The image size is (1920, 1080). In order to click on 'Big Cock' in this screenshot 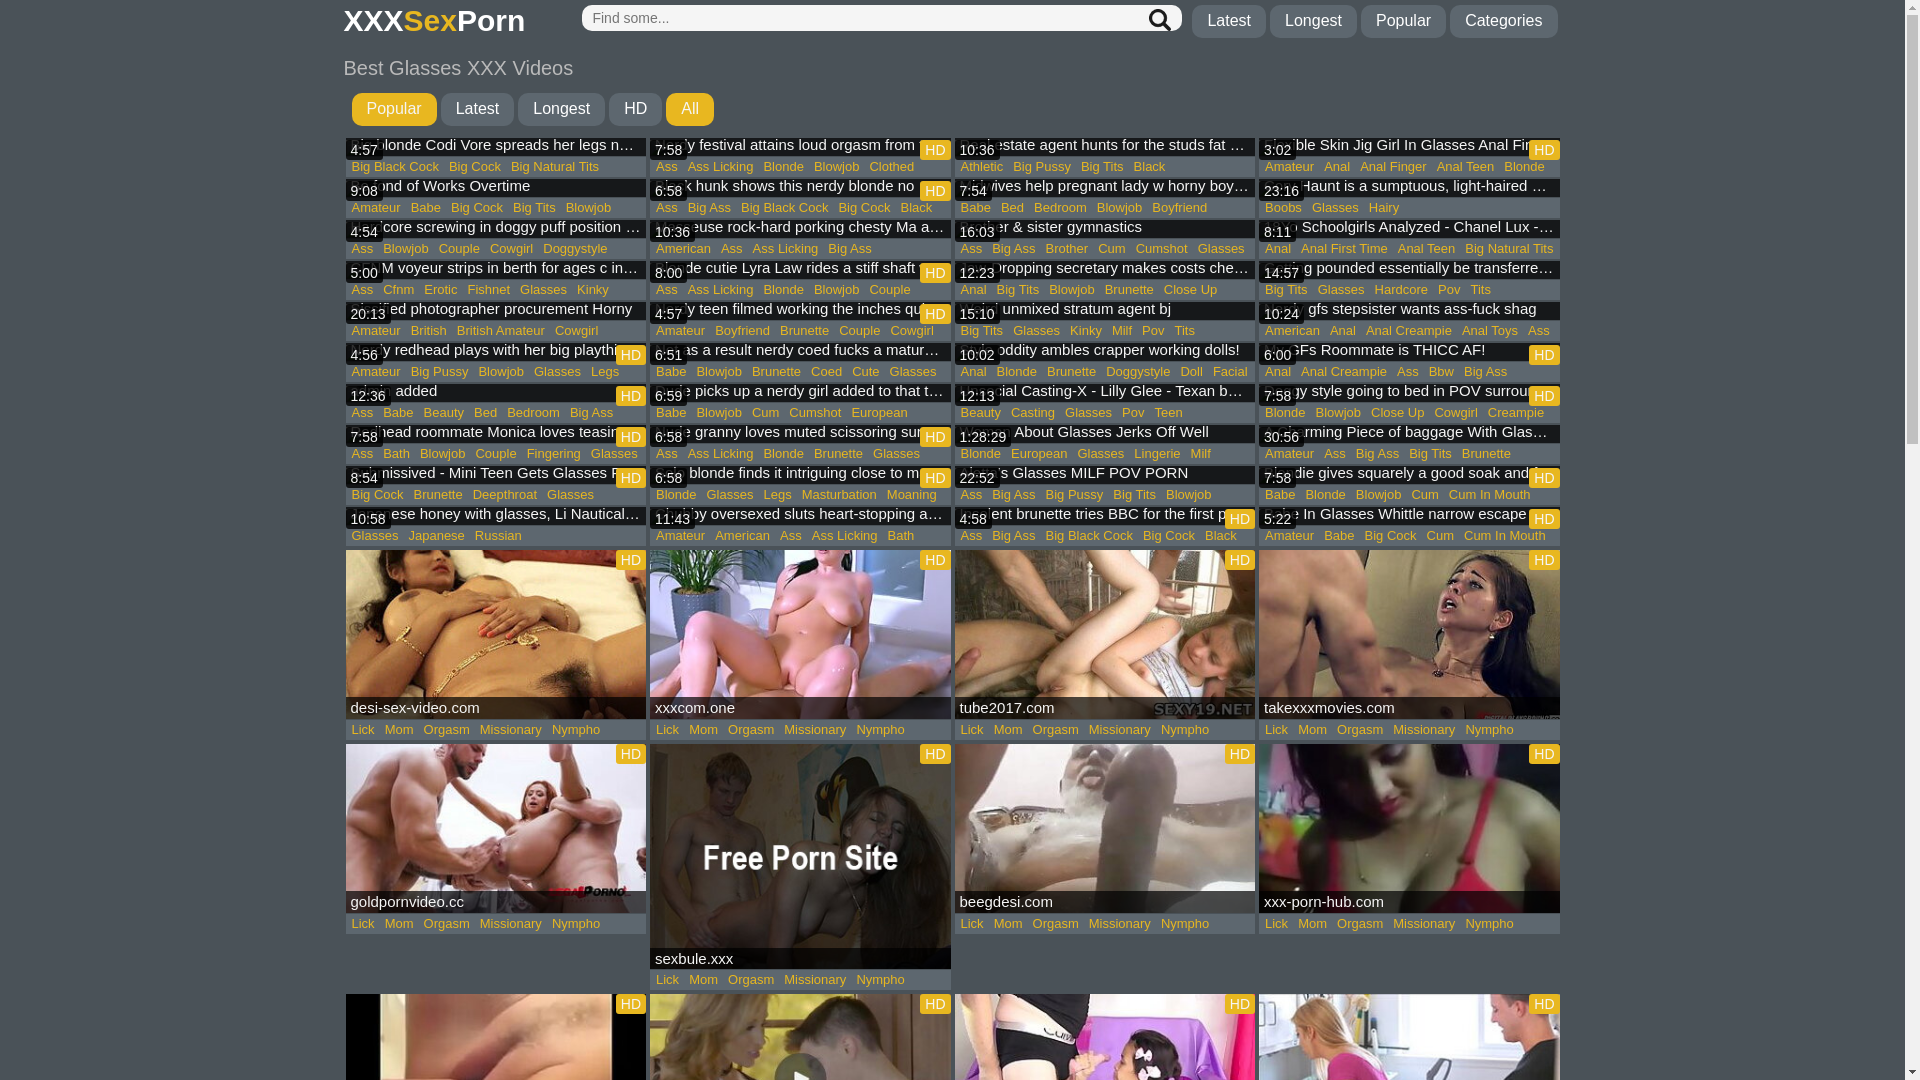, I will do `click(443, 165)`.